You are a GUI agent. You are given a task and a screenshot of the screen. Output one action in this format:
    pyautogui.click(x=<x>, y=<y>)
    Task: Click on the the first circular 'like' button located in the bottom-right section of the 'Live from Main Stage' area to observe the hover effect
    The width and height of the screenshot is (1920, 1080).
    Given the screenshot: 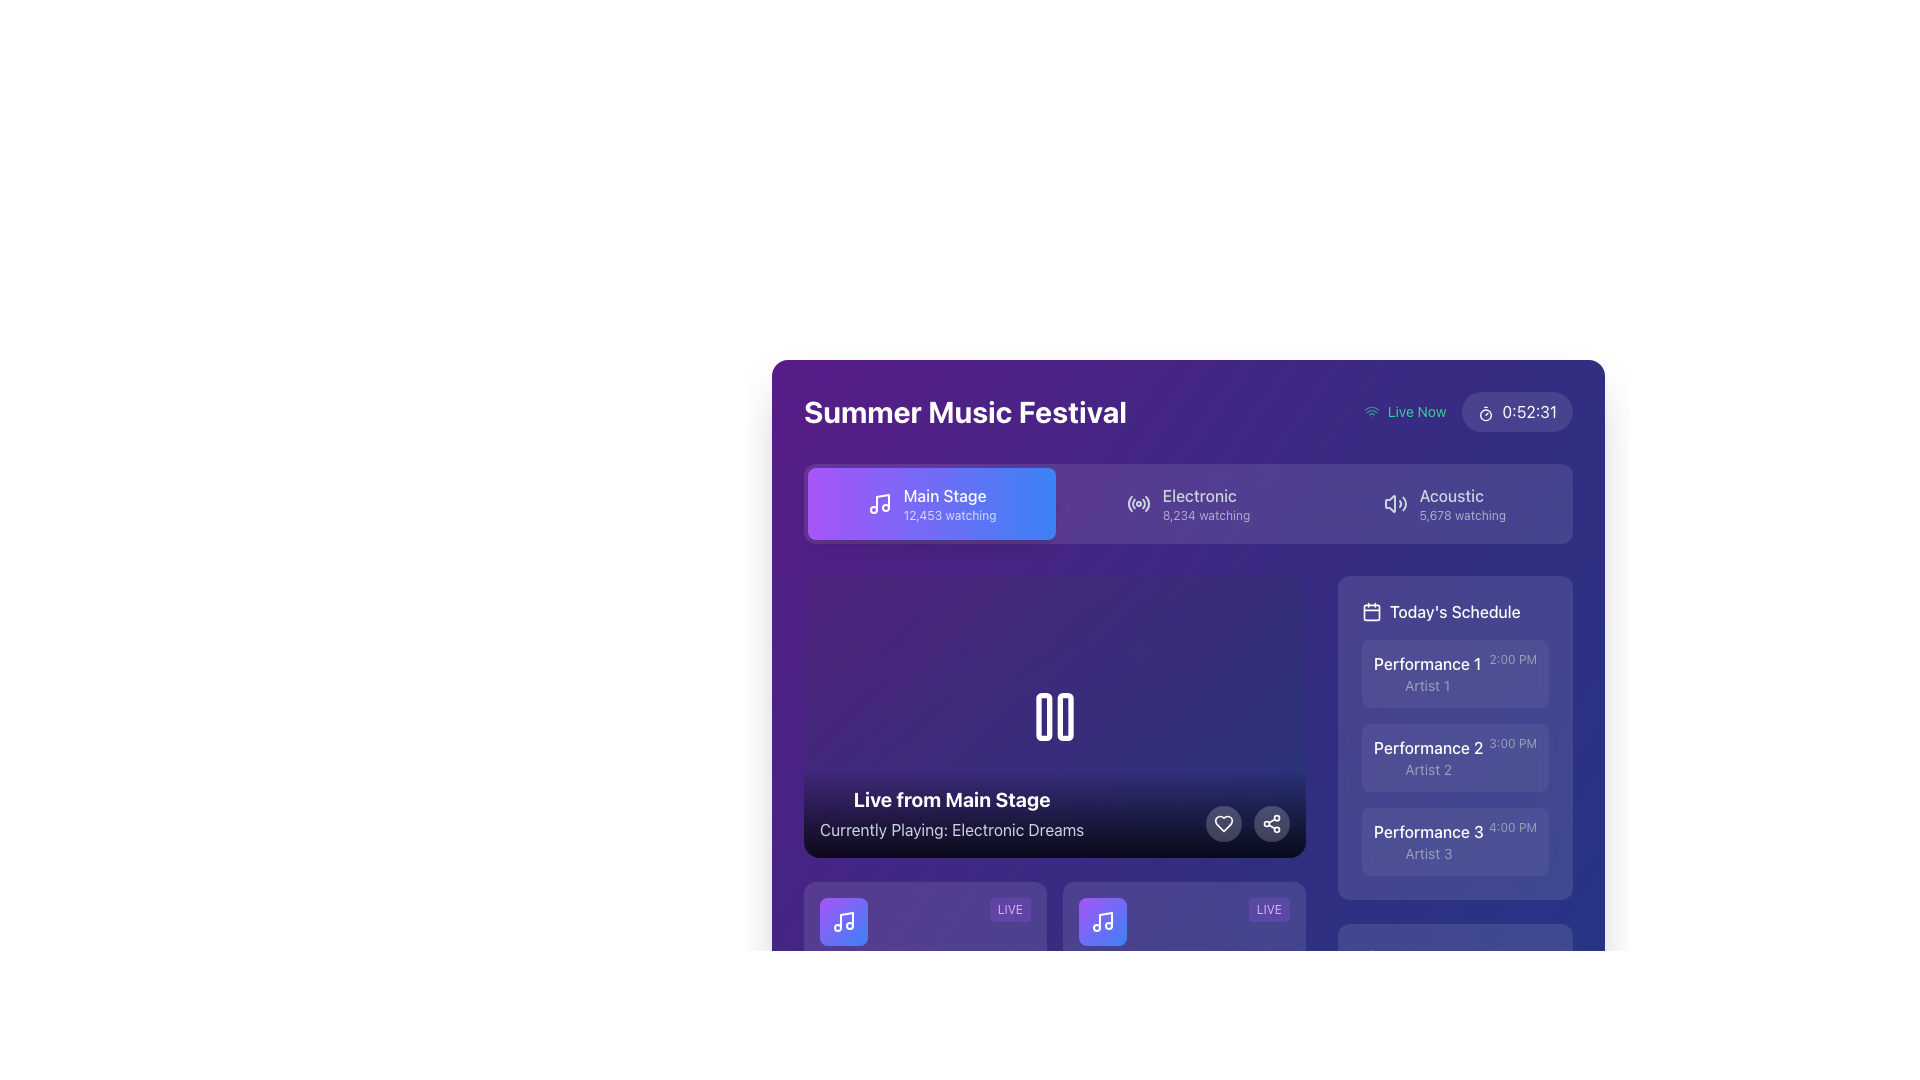 What is the action you would take?
    pyautogui.click(x=1223, y=824)
    